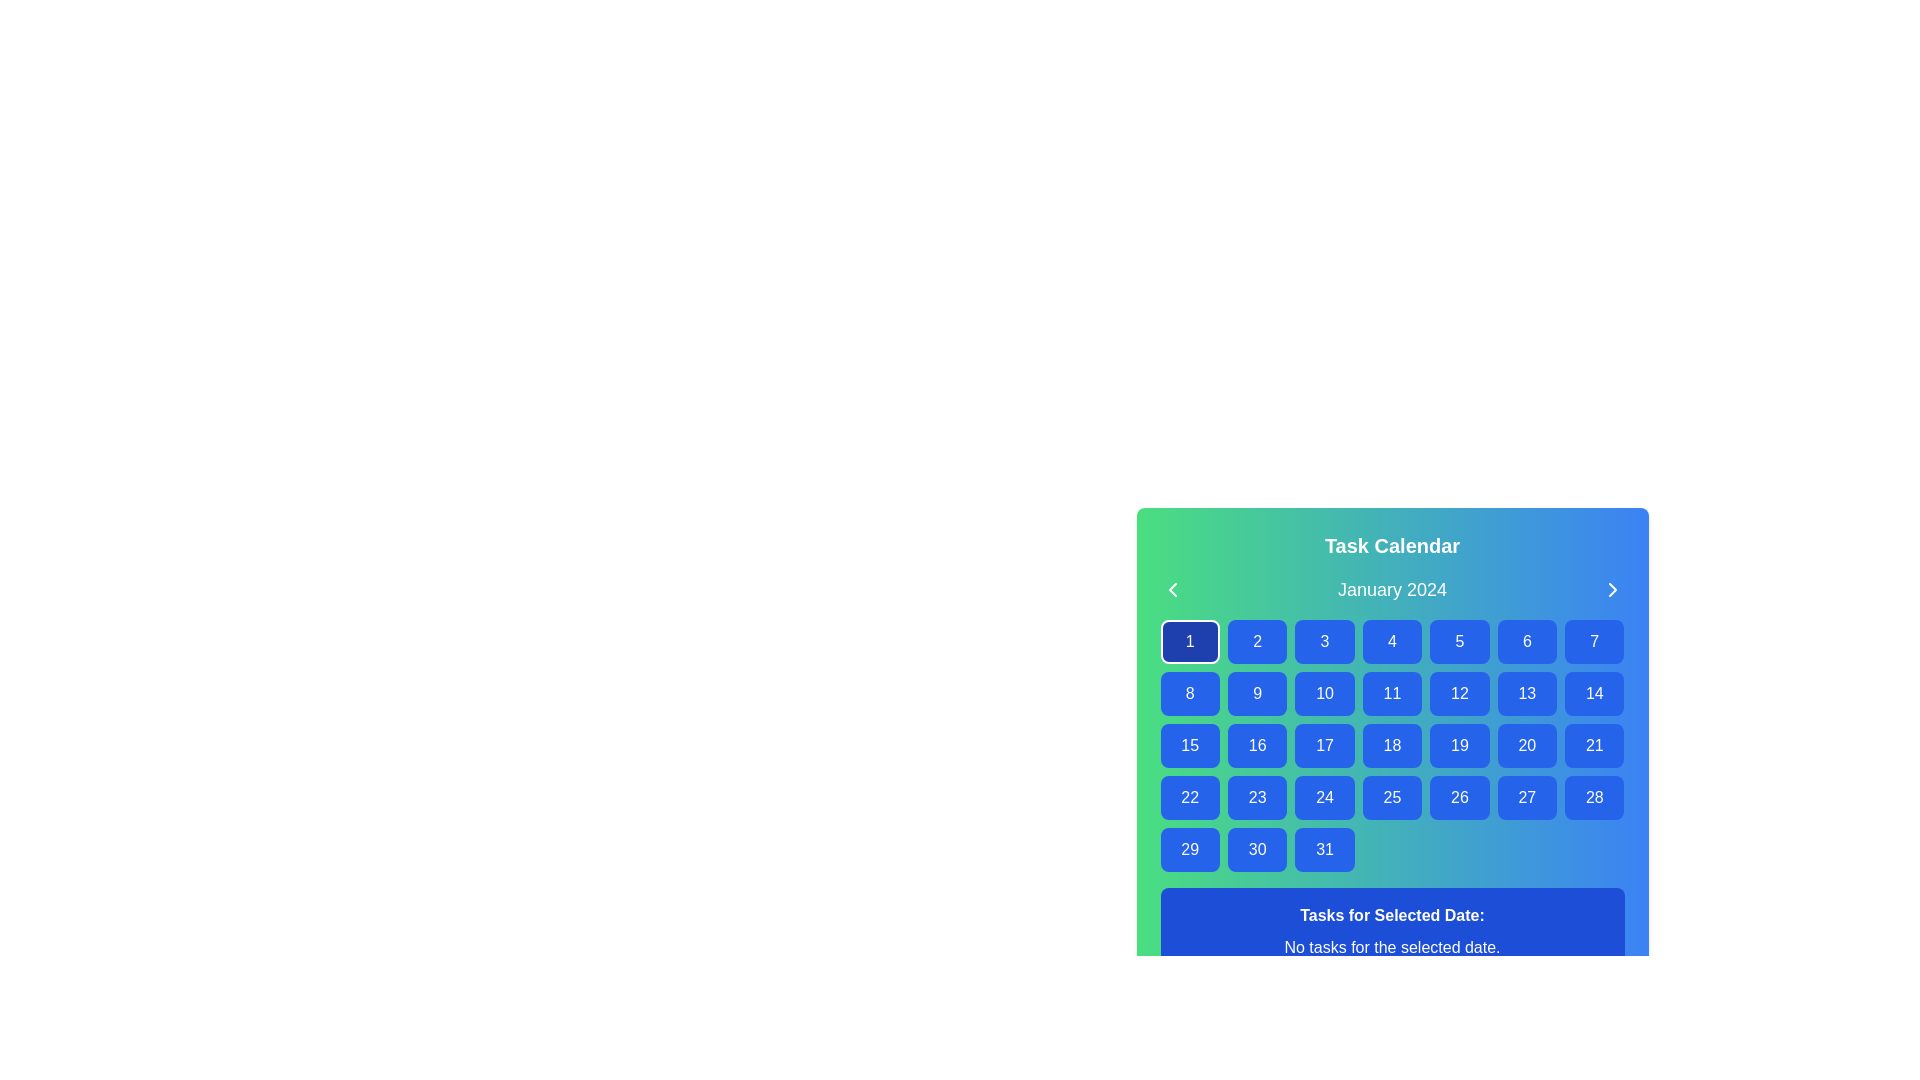 This screenshot has width=1920, height=1080. What do you see at coordinates (1190, 849) in the screenshot?
I see `the button representing the 29th day in the calendar` at bounding box center [1190, 849].